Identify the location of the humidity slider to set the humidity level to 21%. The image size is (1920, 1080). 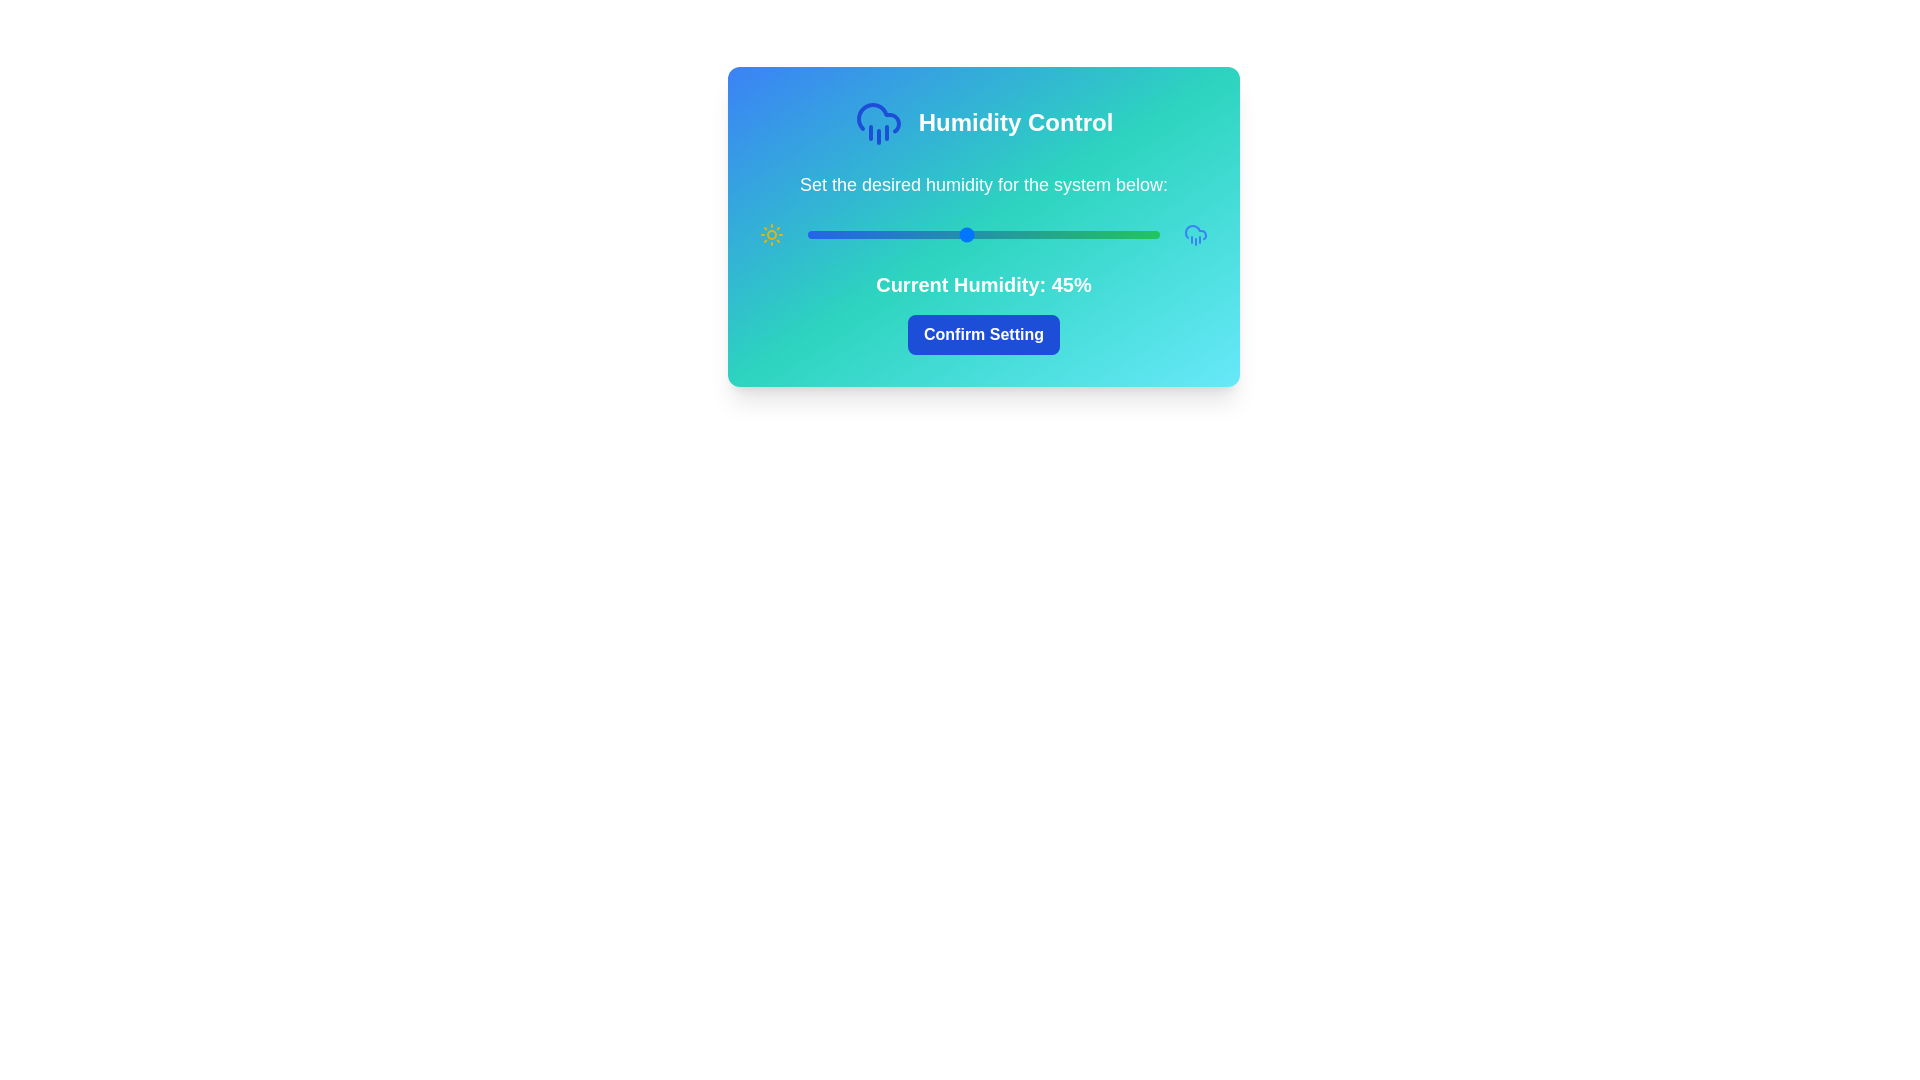
(880, 234).